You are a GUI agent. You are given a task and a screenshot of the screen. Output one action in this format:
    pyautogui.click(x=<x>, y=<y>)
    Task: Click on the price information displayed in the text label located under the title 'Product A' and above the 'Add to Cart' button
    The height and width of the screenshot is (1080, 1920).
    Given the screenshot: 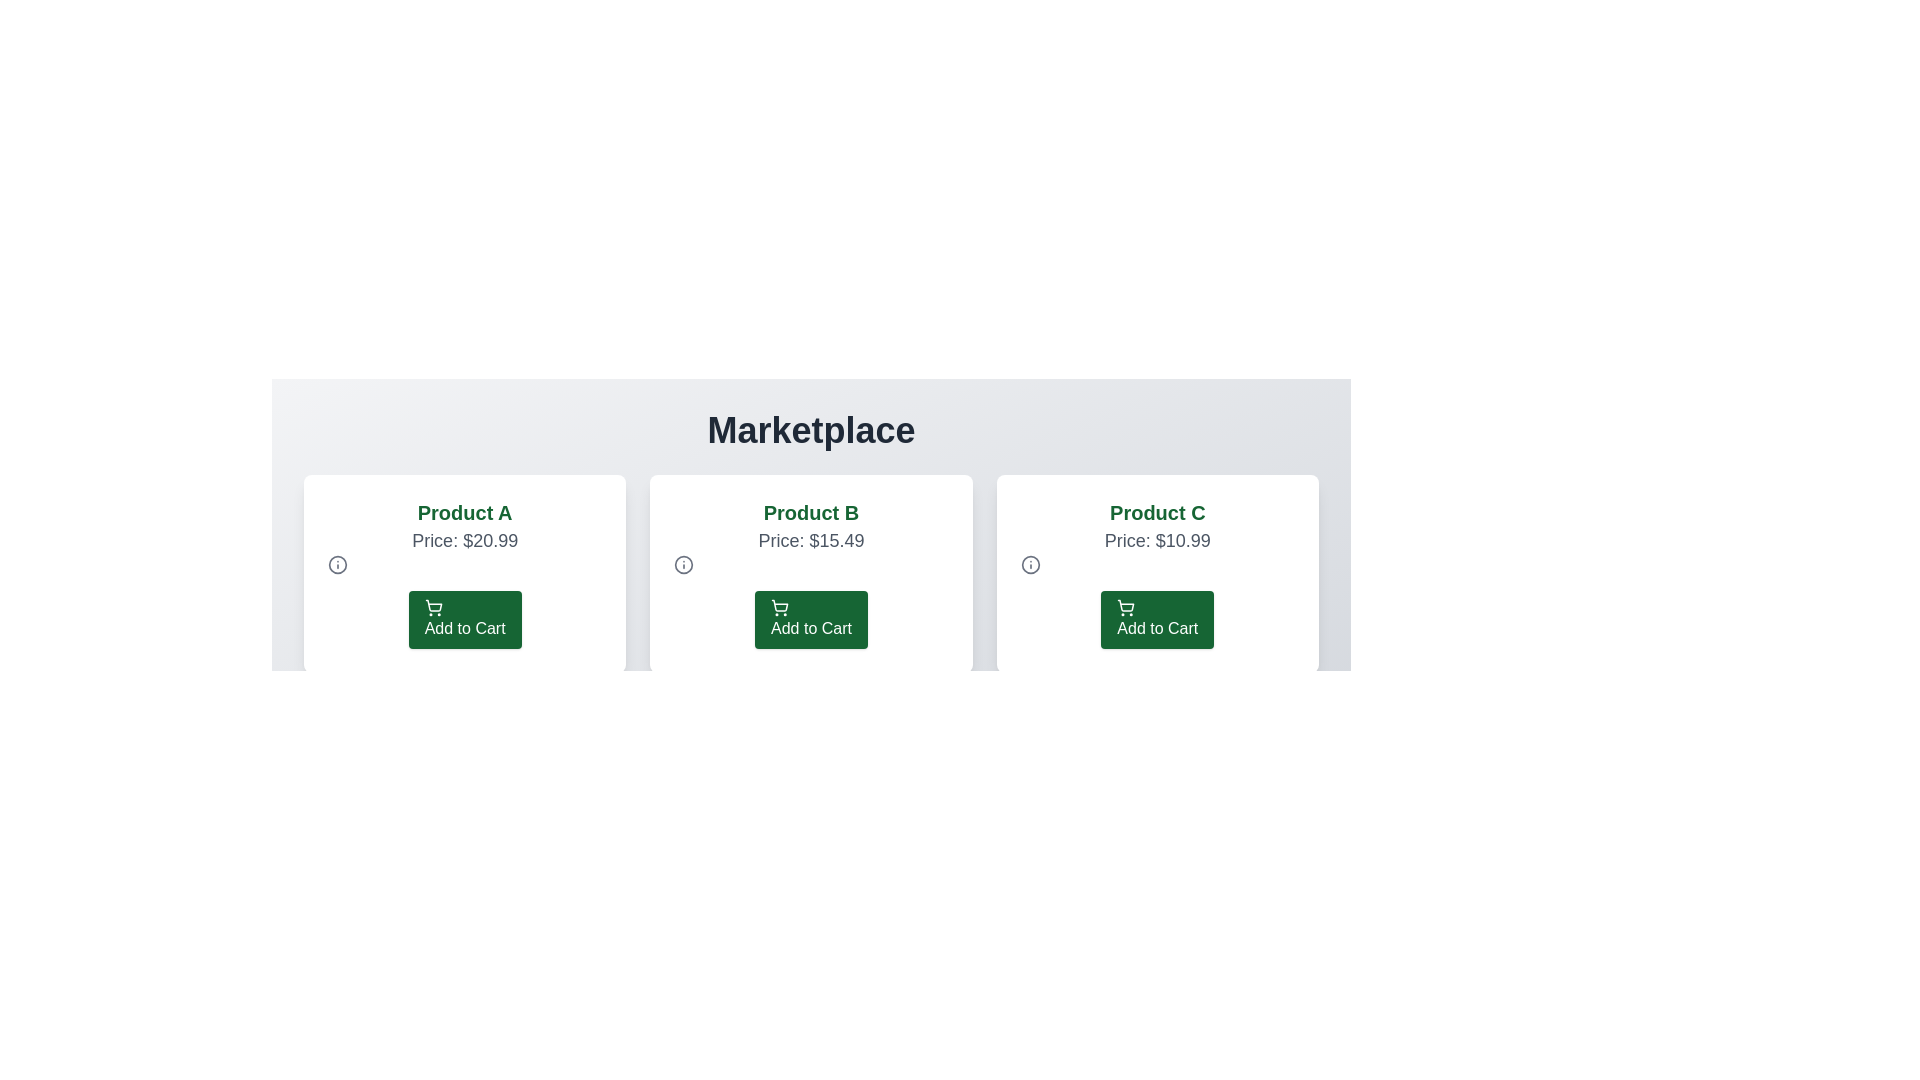 What is the action you would take?
    pyautogui.click(x=464, y=540)
    